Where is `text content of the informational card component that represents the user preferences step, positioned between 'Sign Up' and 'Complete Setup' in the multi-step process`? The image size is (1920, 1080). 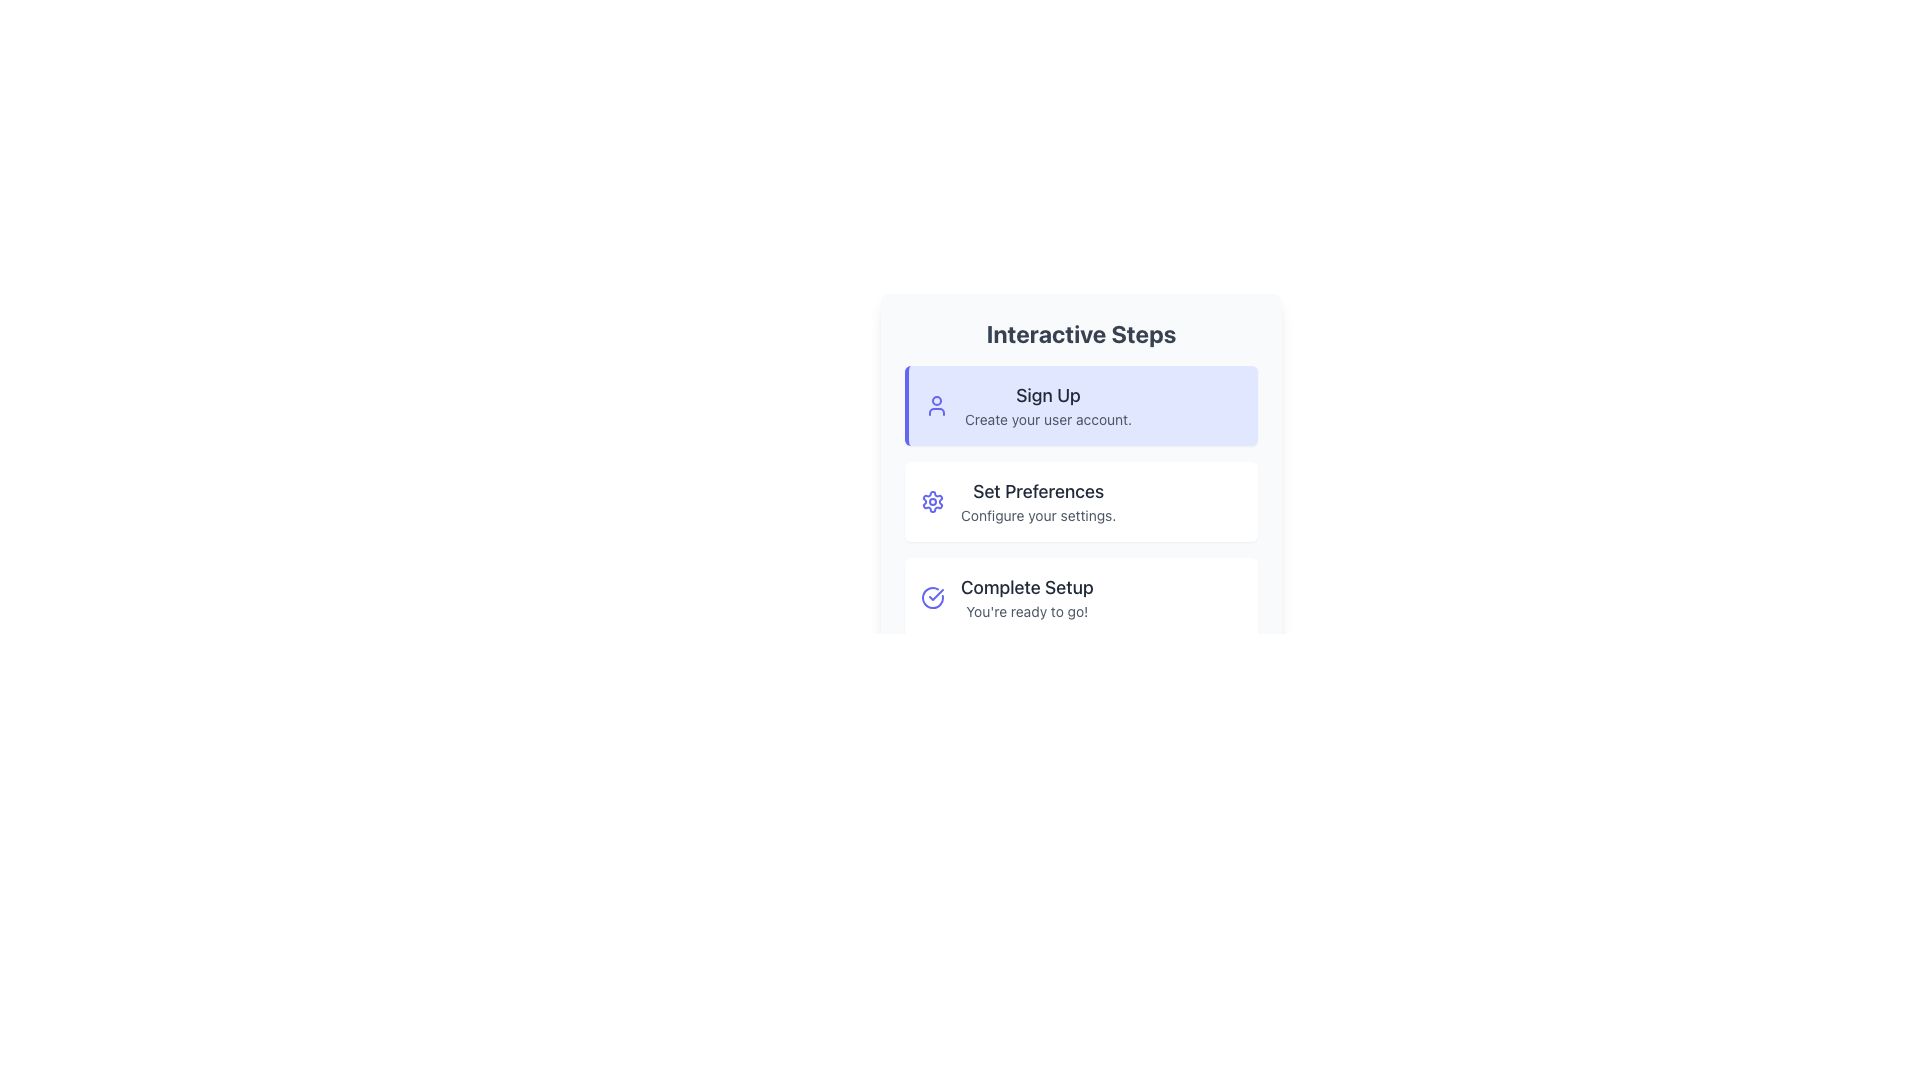
text content of the informational card component that represents the user preferences step, positioned between 'Sign Up' and 'Complete Setup' in the multi-step process is located at coordinates (1080, 500).